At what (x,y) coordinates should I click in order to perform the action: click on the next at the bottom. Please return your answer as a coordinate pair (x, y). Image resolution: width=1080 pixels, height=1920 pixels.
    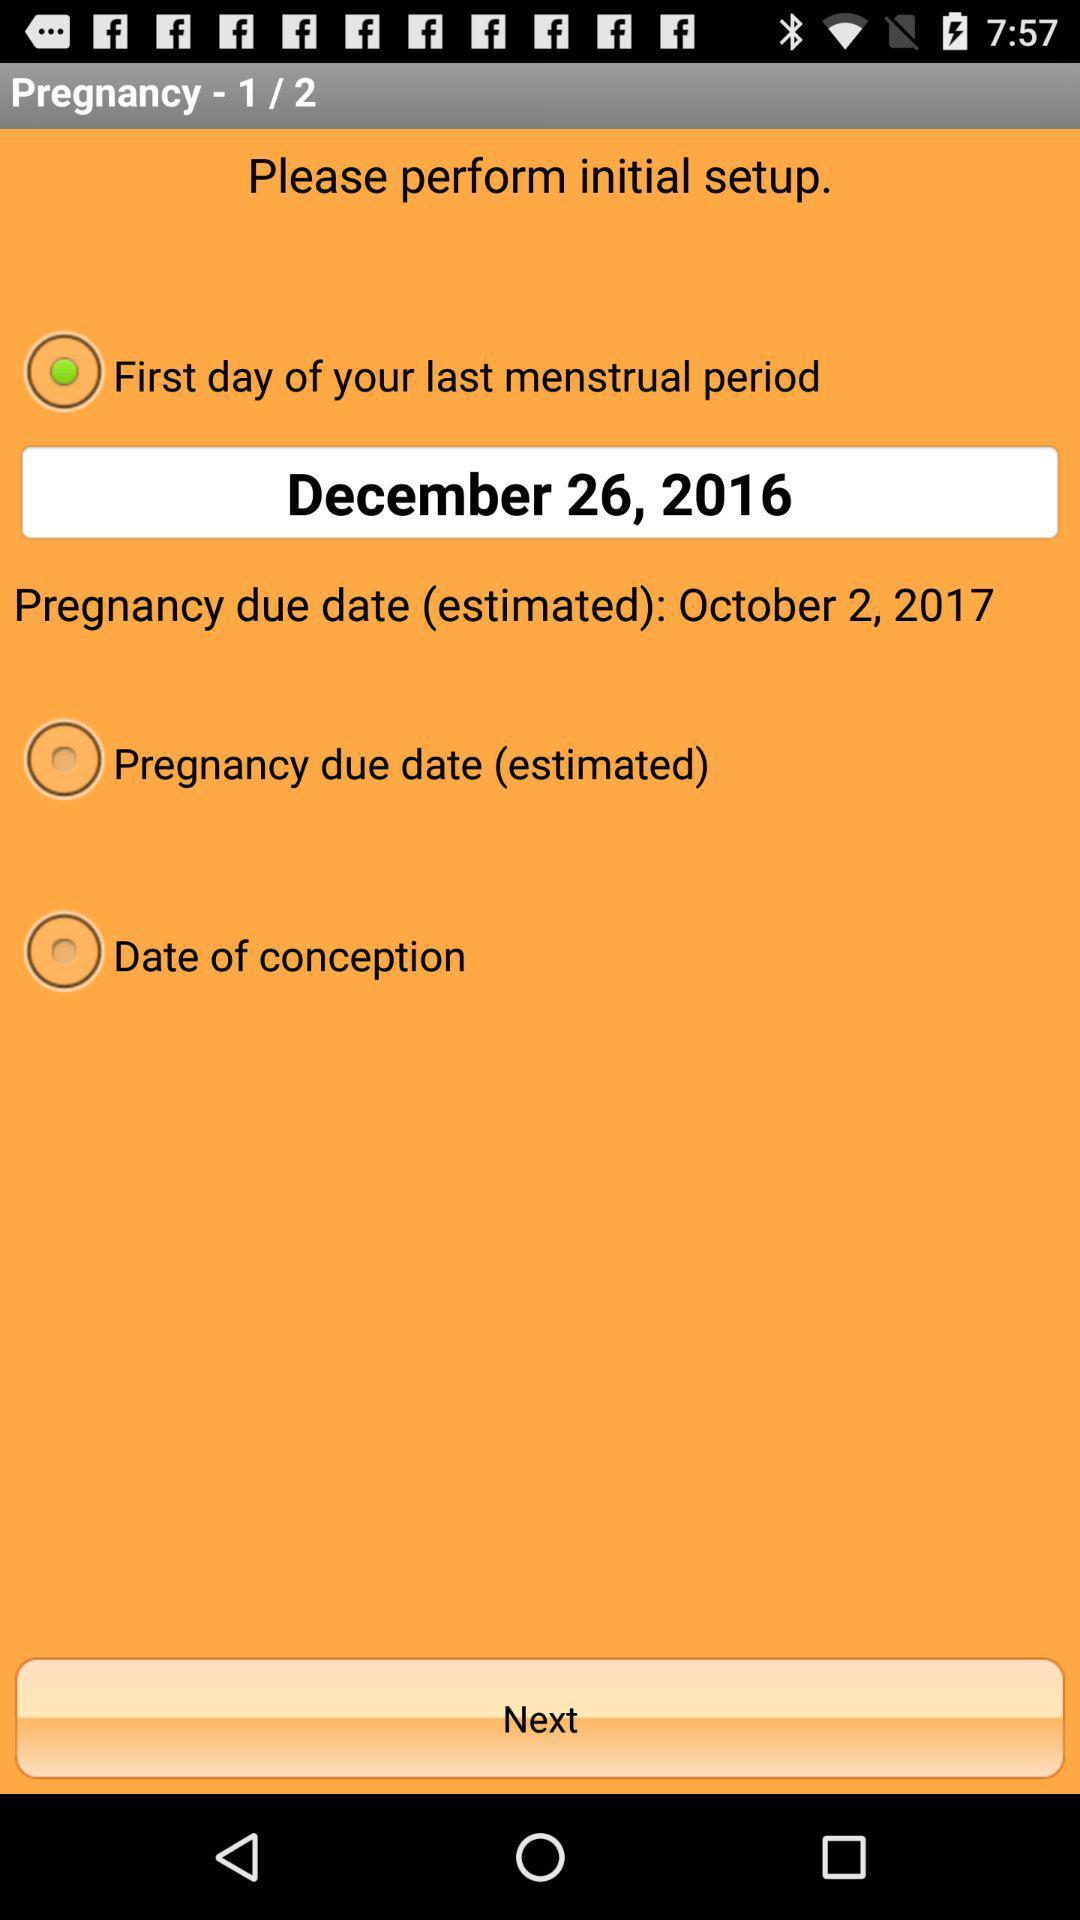
    Looking at the image, I should click on (540, 1717).